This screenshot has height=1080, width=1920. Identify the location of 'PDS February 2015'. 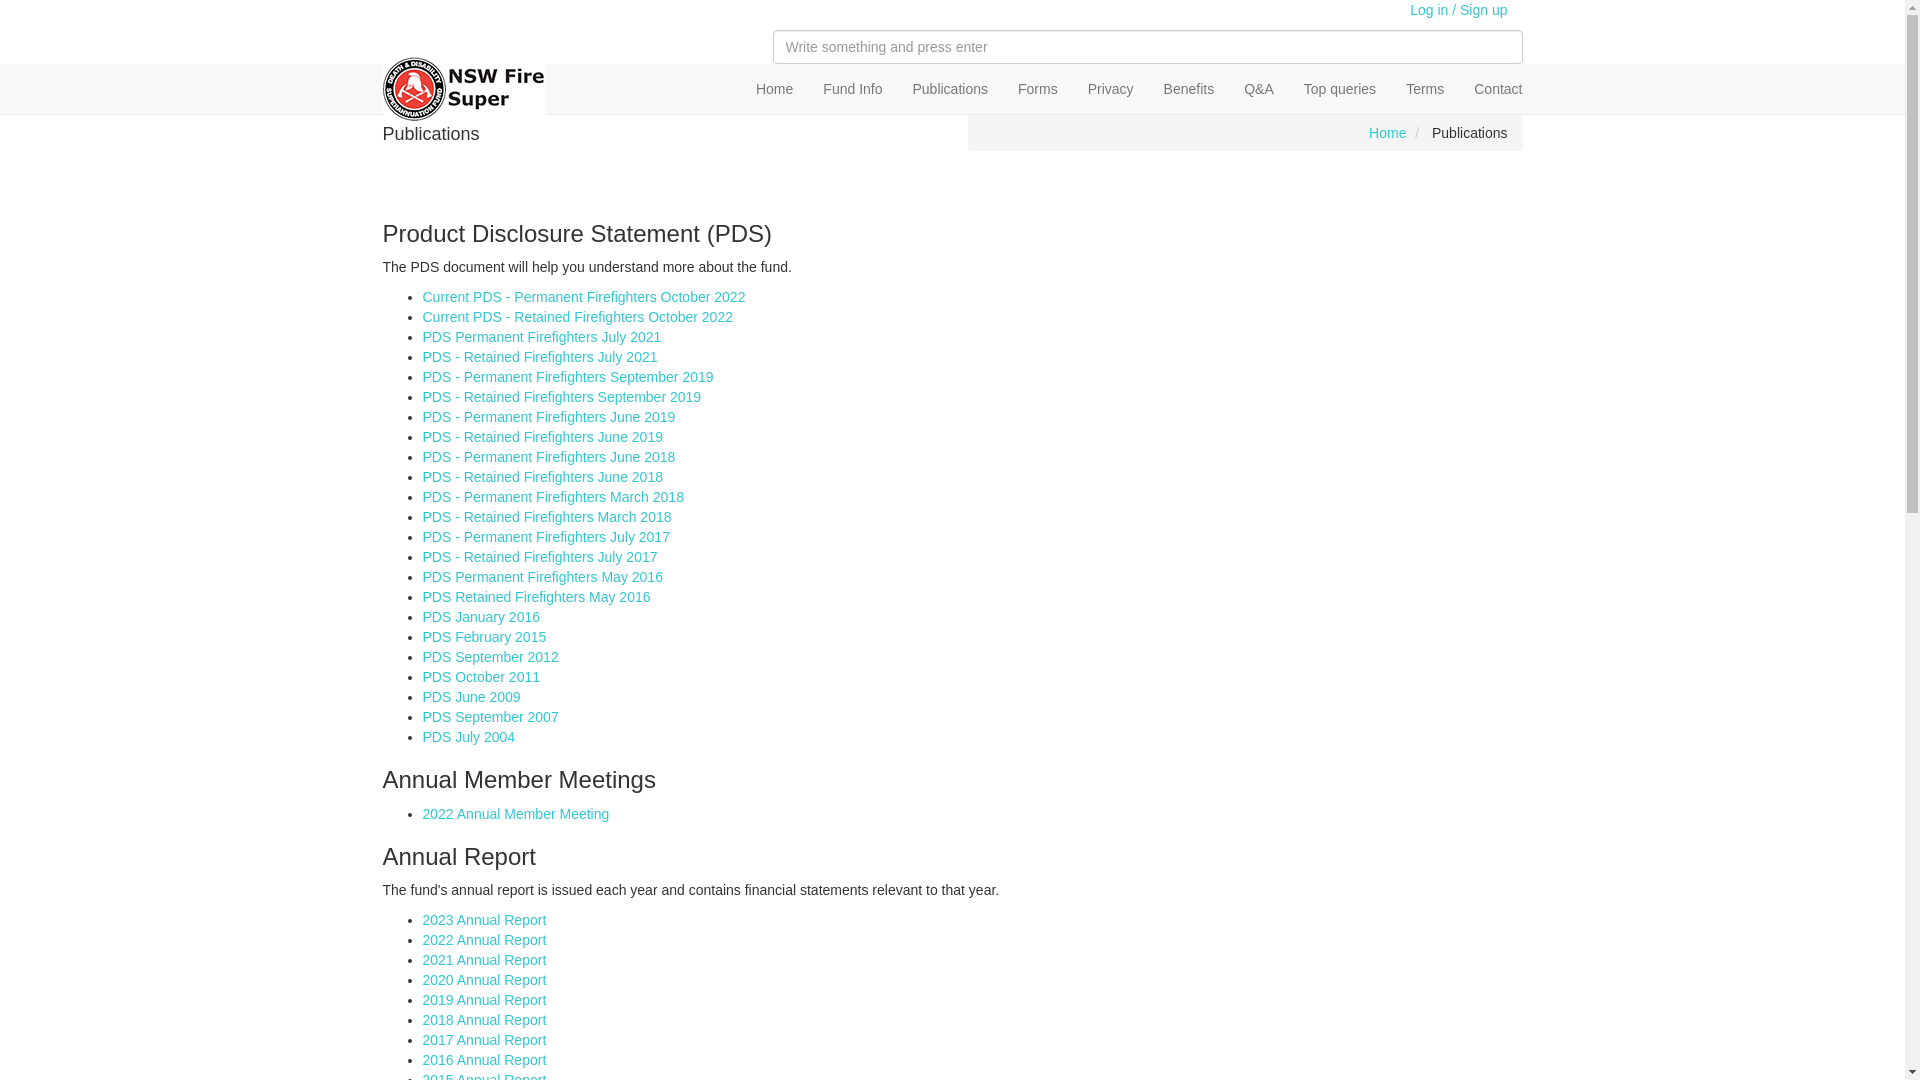
(484, 636).